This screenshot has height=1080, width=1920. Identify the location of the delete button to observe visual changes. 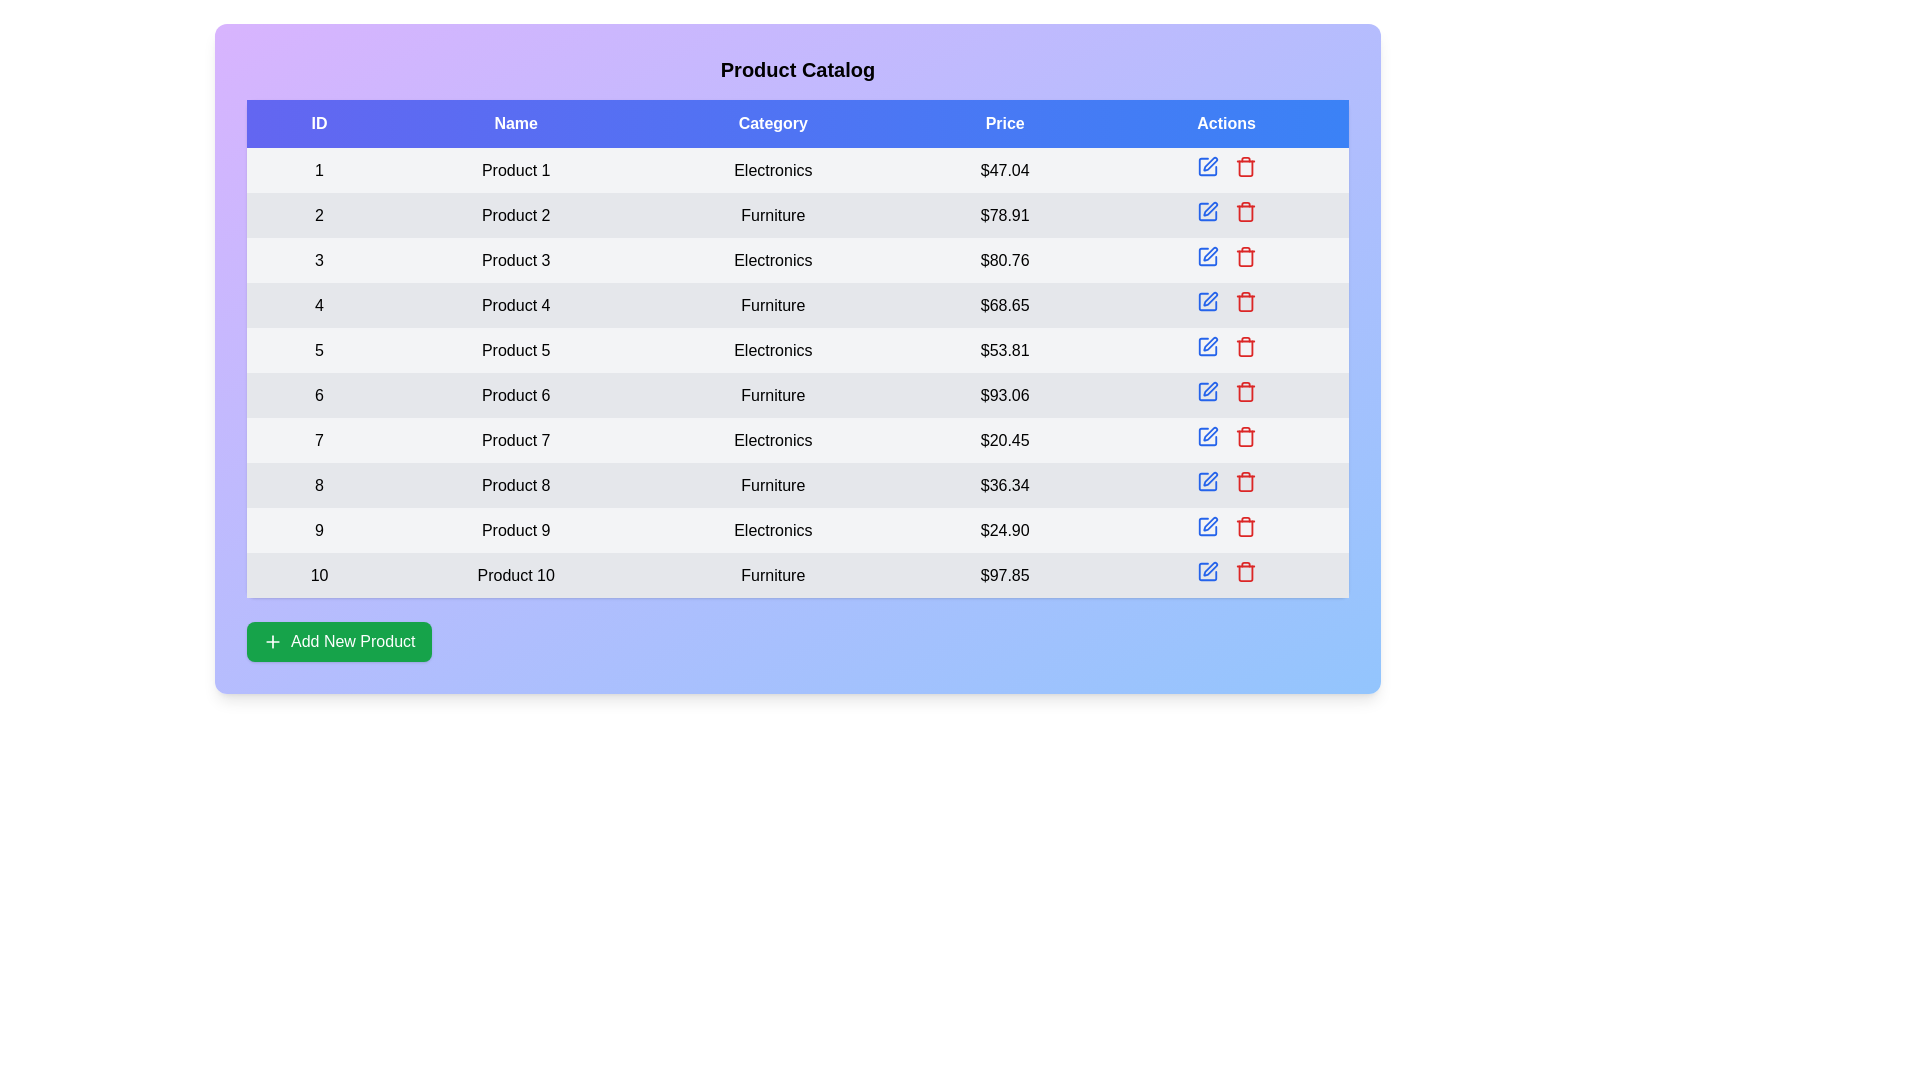
(1244, 165).